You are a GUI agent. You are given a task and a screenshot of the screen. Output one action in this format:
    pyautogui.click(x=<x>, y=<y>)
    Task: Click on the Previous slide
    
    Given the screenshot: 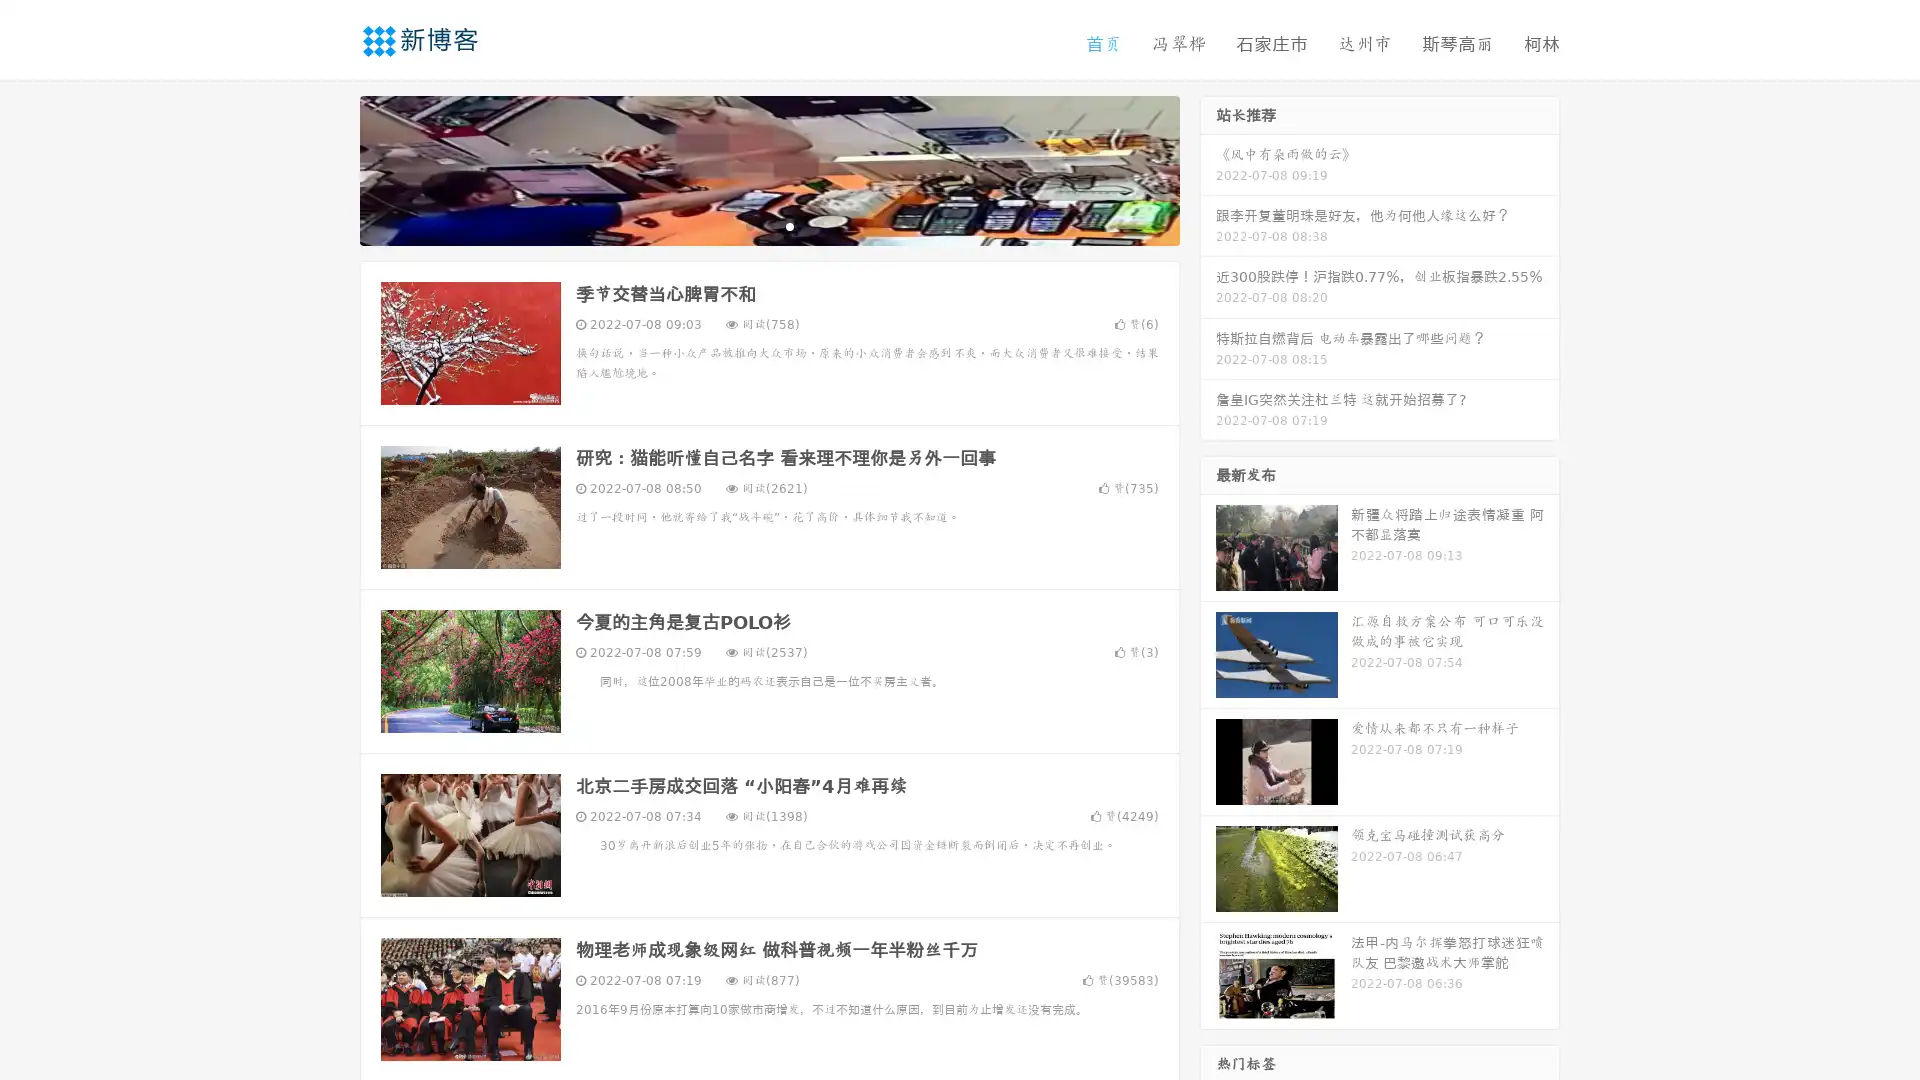 What is the action you would take?
    pyautogui.click(x=330, y=168)
    